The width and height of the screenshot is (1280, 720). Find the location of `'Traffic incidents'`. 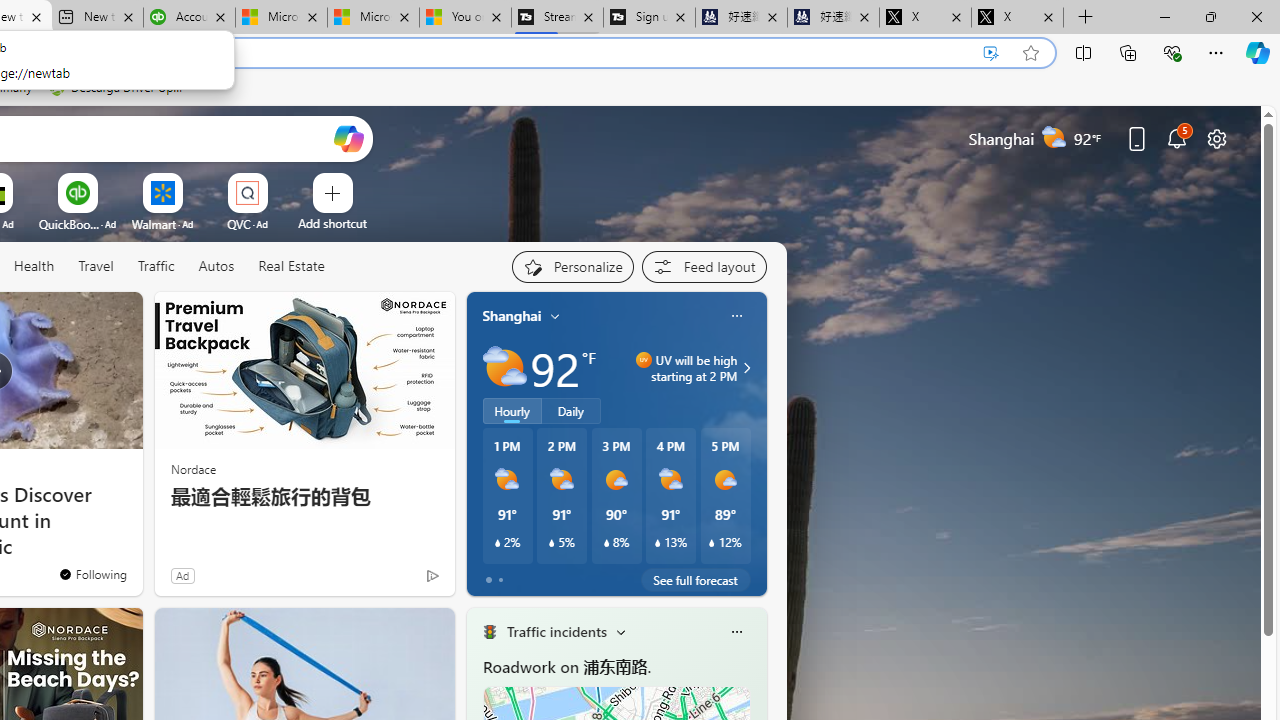

'Traffic incidents' is located at coordinates (556, 631).